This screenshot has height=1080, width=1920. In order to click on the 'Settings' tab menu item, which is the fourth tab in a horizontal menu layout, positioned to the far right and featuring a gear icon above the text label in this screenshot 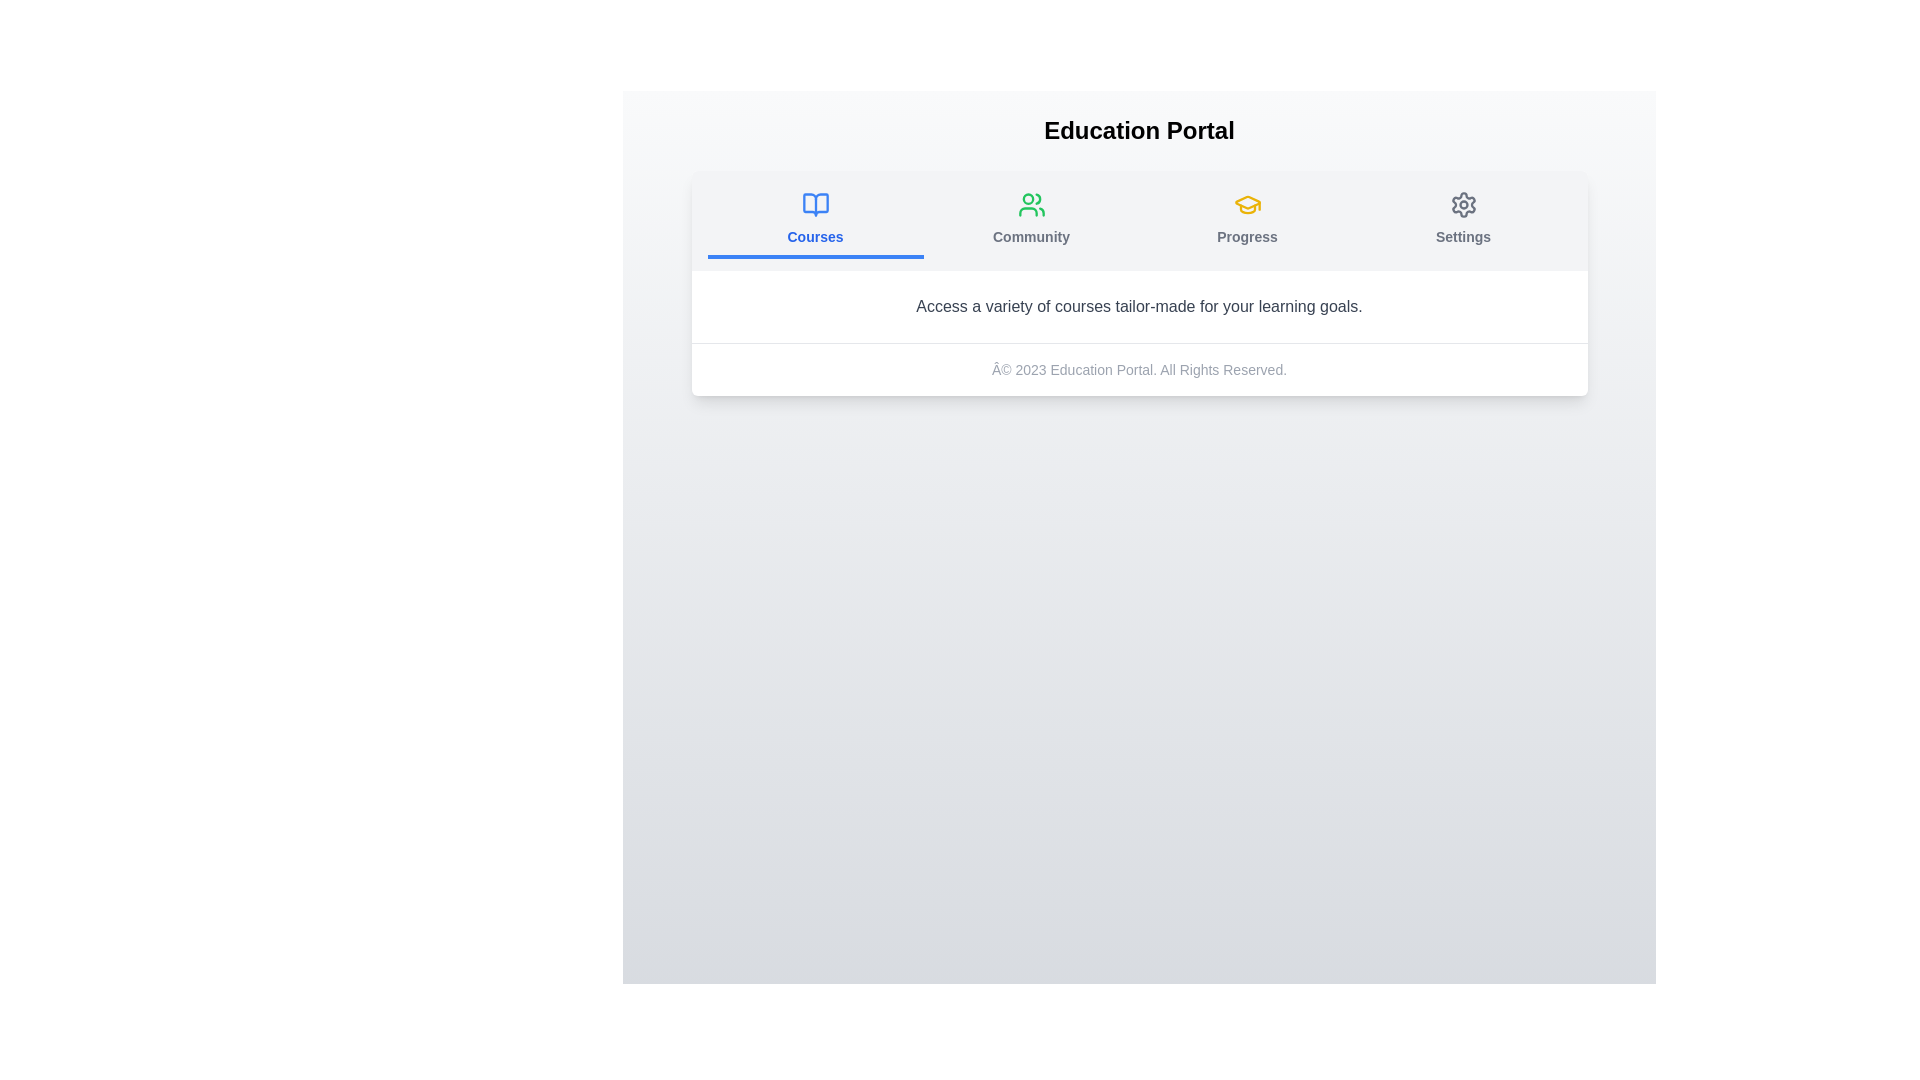, I will do `click(1463, 220)`.